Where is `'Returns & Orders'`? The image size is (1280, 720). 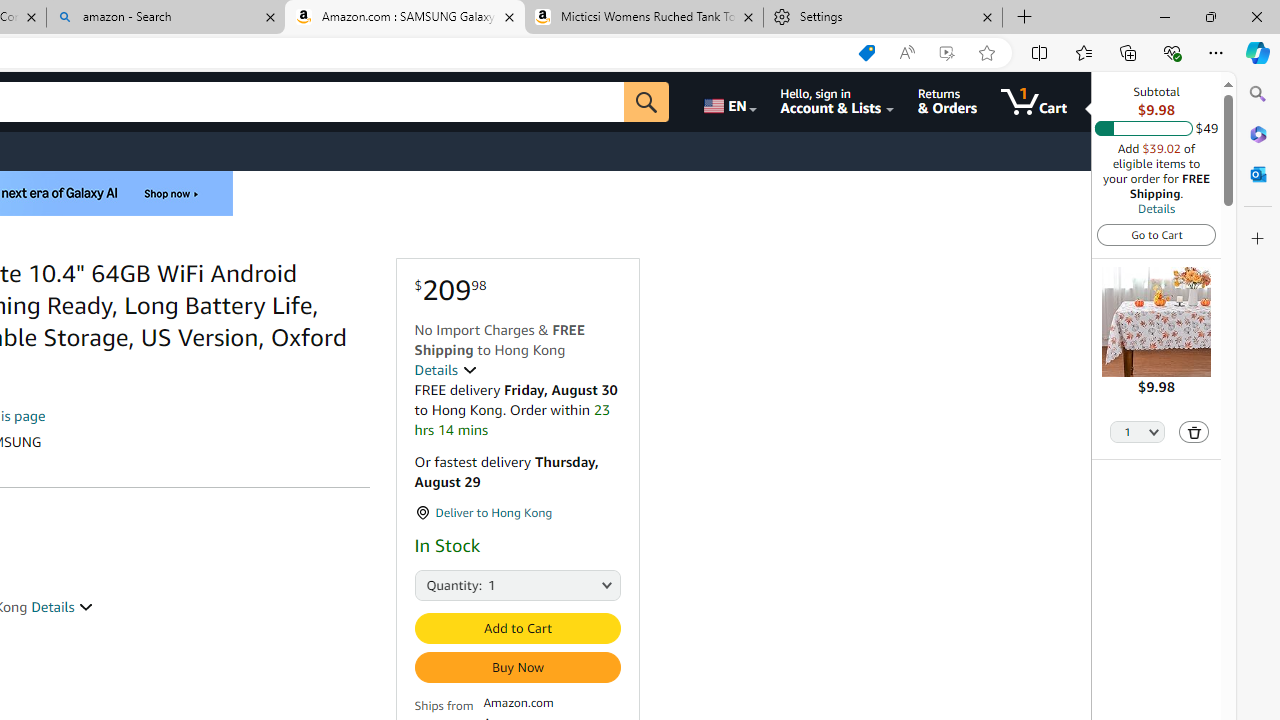 'Returns & Orders' is located at coordinates (946, 101).